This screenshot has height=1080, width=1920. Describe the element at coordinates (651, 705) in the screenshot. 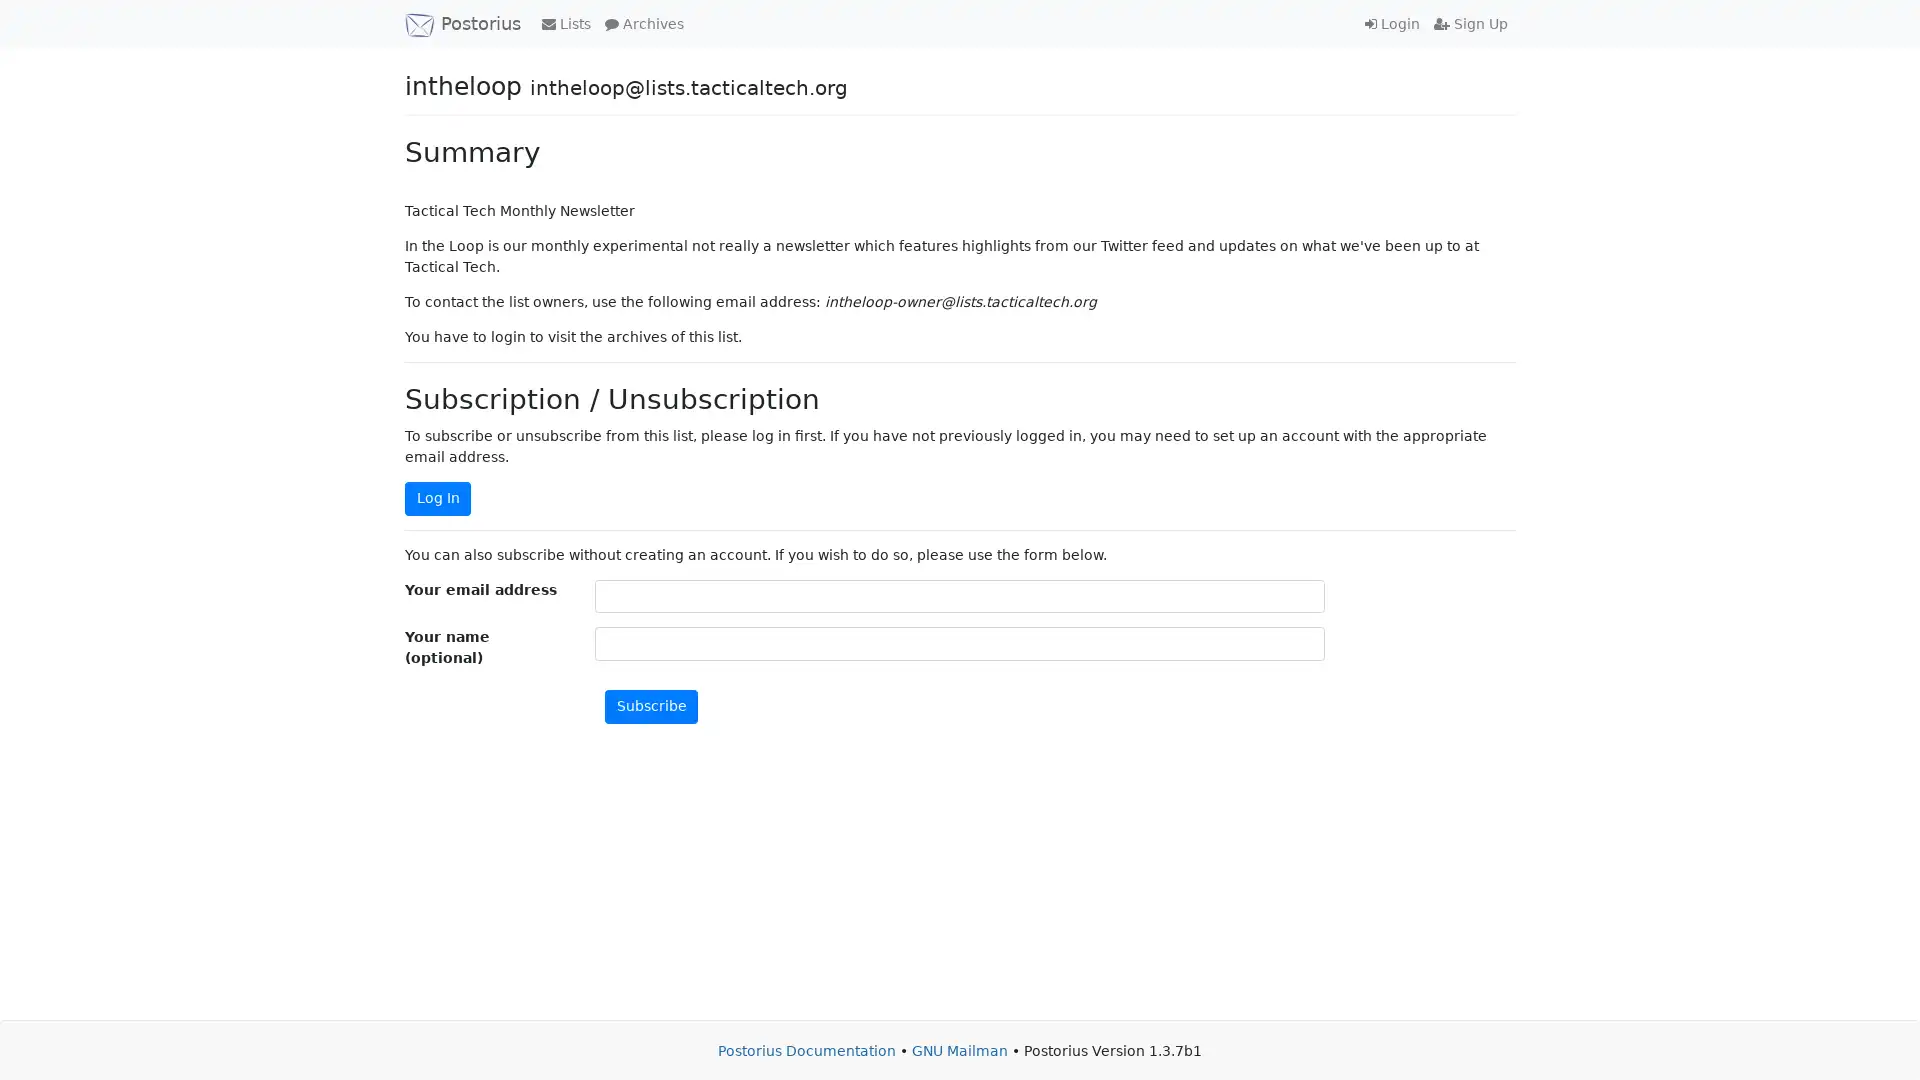

I see `Subscribe` at that location.